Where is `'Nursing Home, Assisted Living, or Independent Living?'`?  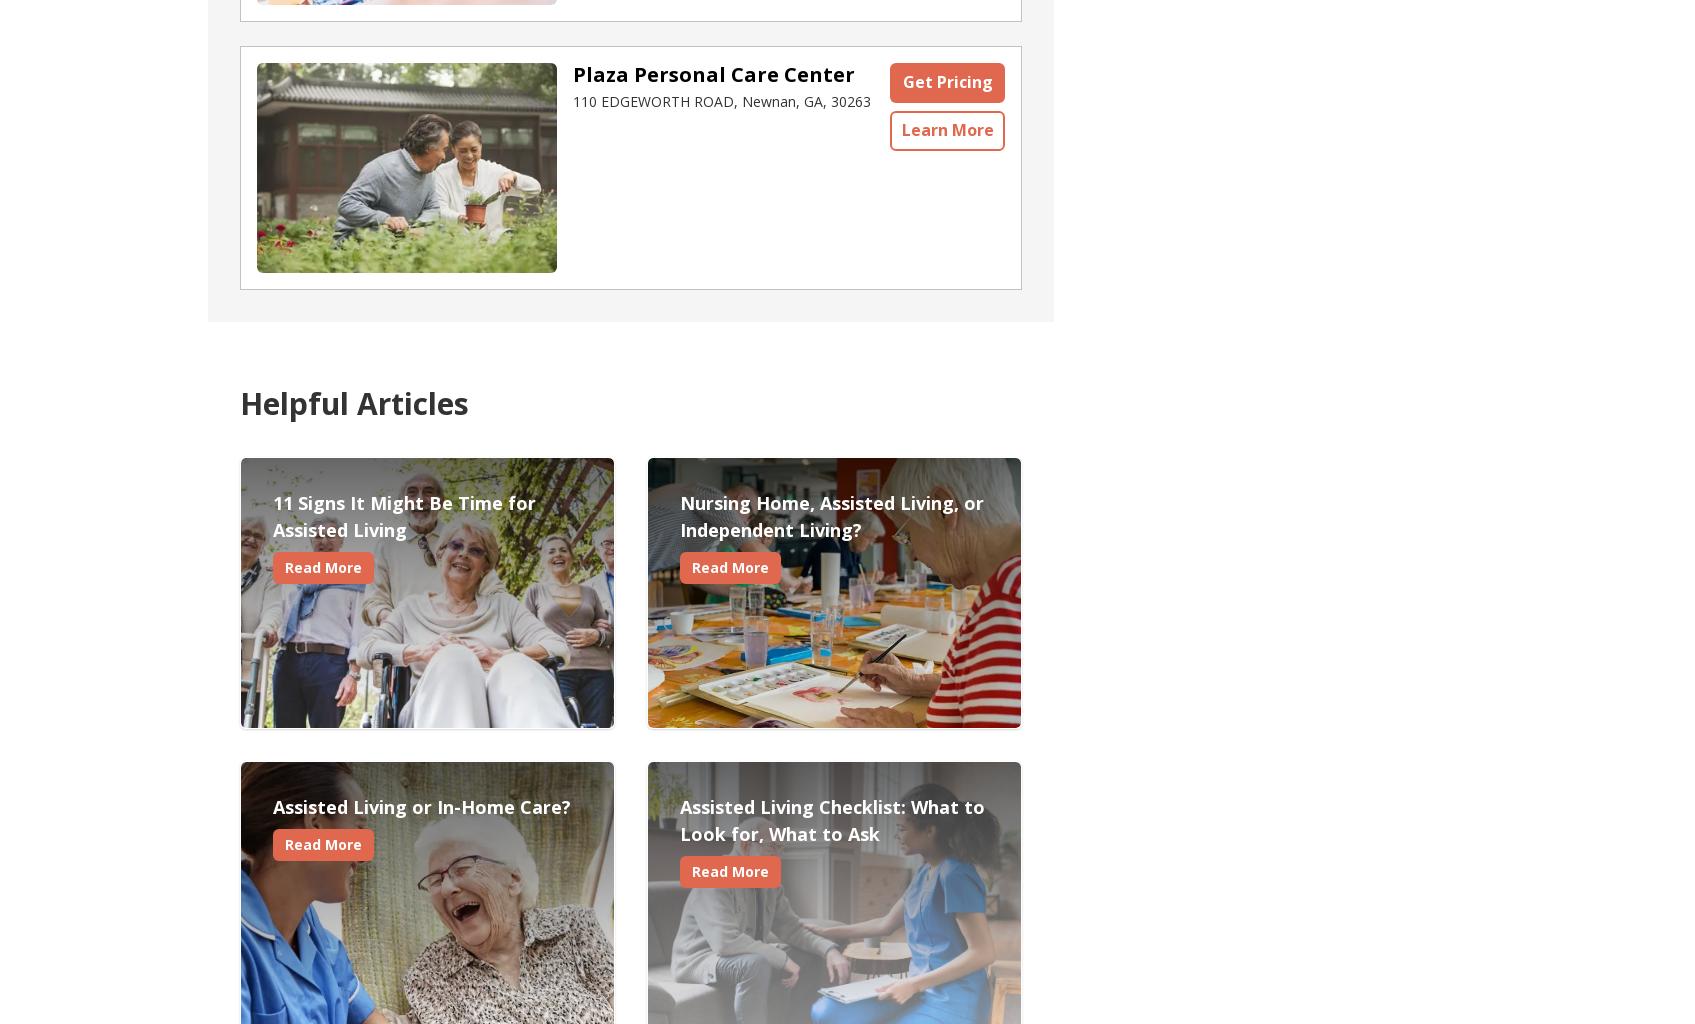
'Nursing Home, Assisted Living, or Independent Living?' is located at coordinates (831, 516).